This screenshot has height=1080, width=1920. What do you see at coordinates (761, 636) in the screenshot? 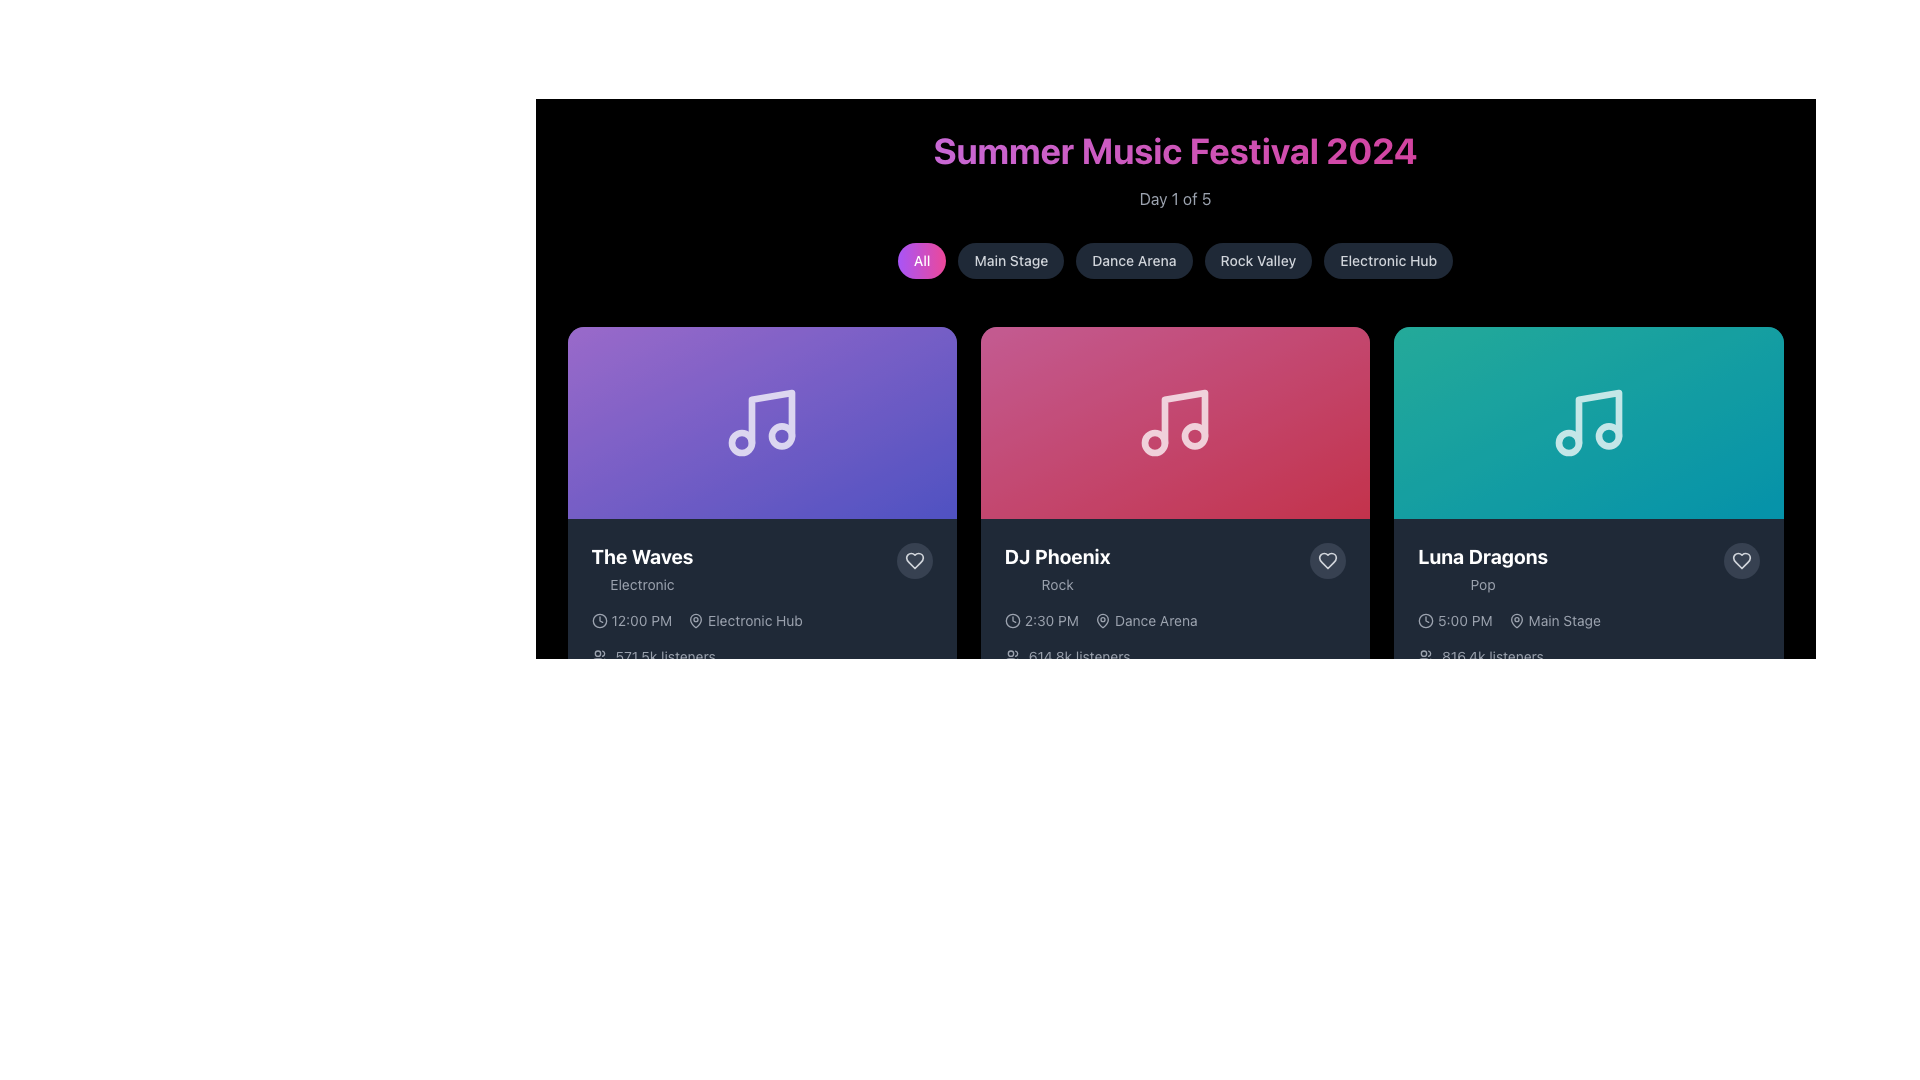
I see `the informational section that provides details about 'The Waves' music event, including time, genre, venue, and listener count` at bounding box center [761, 636].